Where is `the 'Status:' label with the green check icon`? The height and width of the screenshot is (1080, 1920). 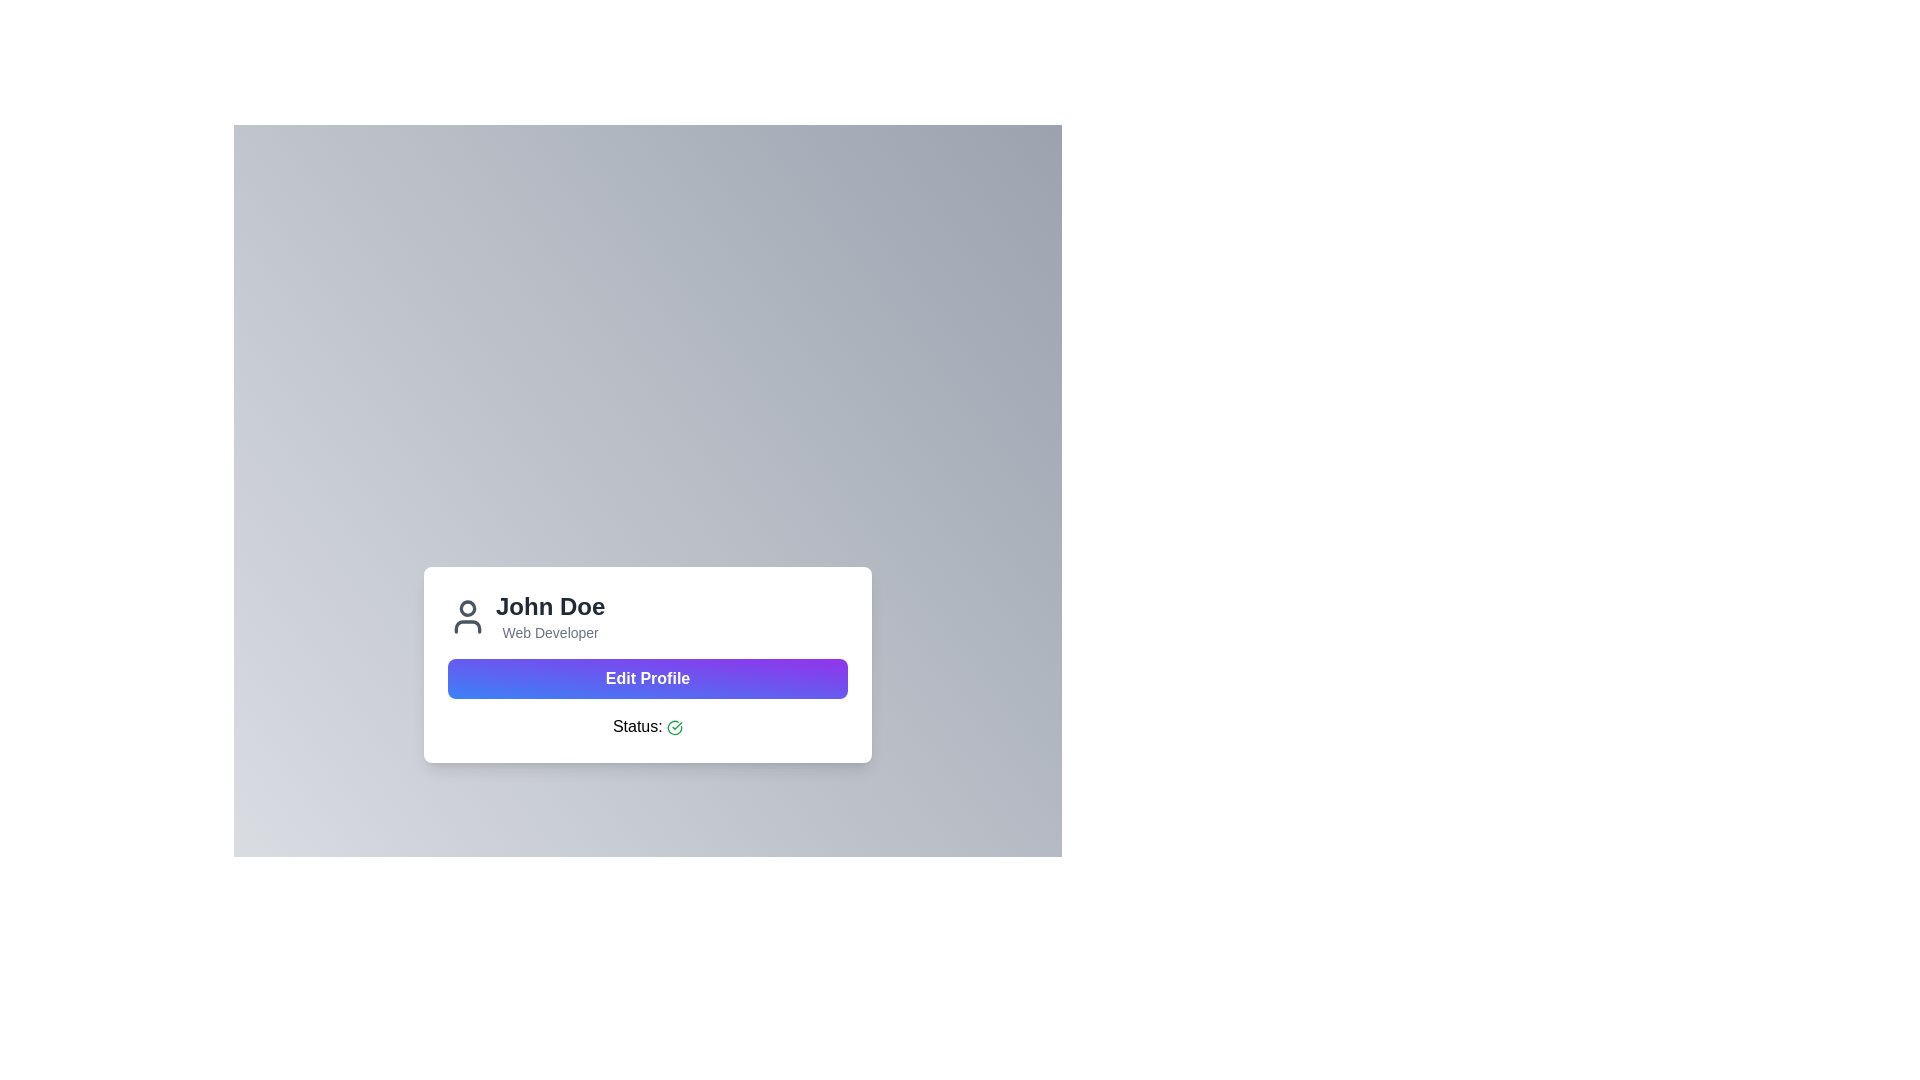
the 'Status:' label with the green check icon is located at coordinates (648, 726).